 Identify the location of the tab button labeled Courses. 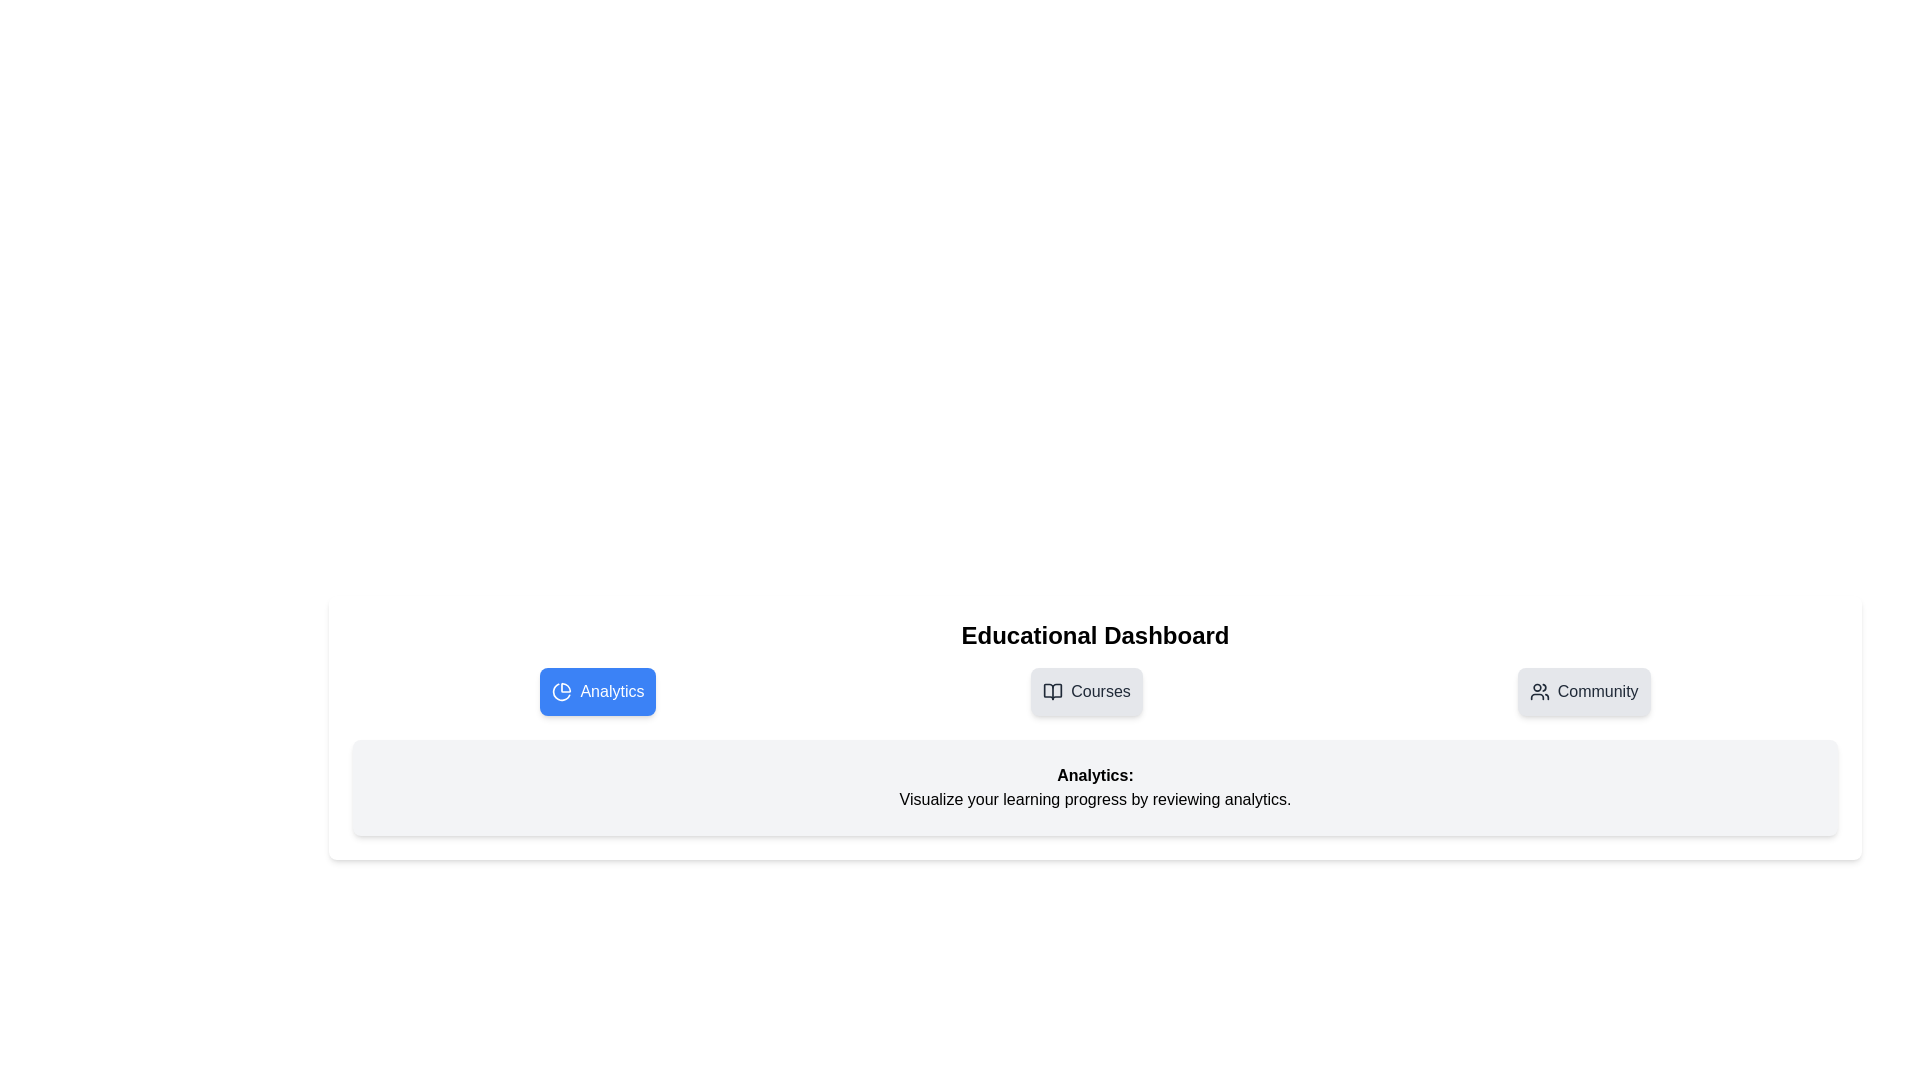
(1086, 690).